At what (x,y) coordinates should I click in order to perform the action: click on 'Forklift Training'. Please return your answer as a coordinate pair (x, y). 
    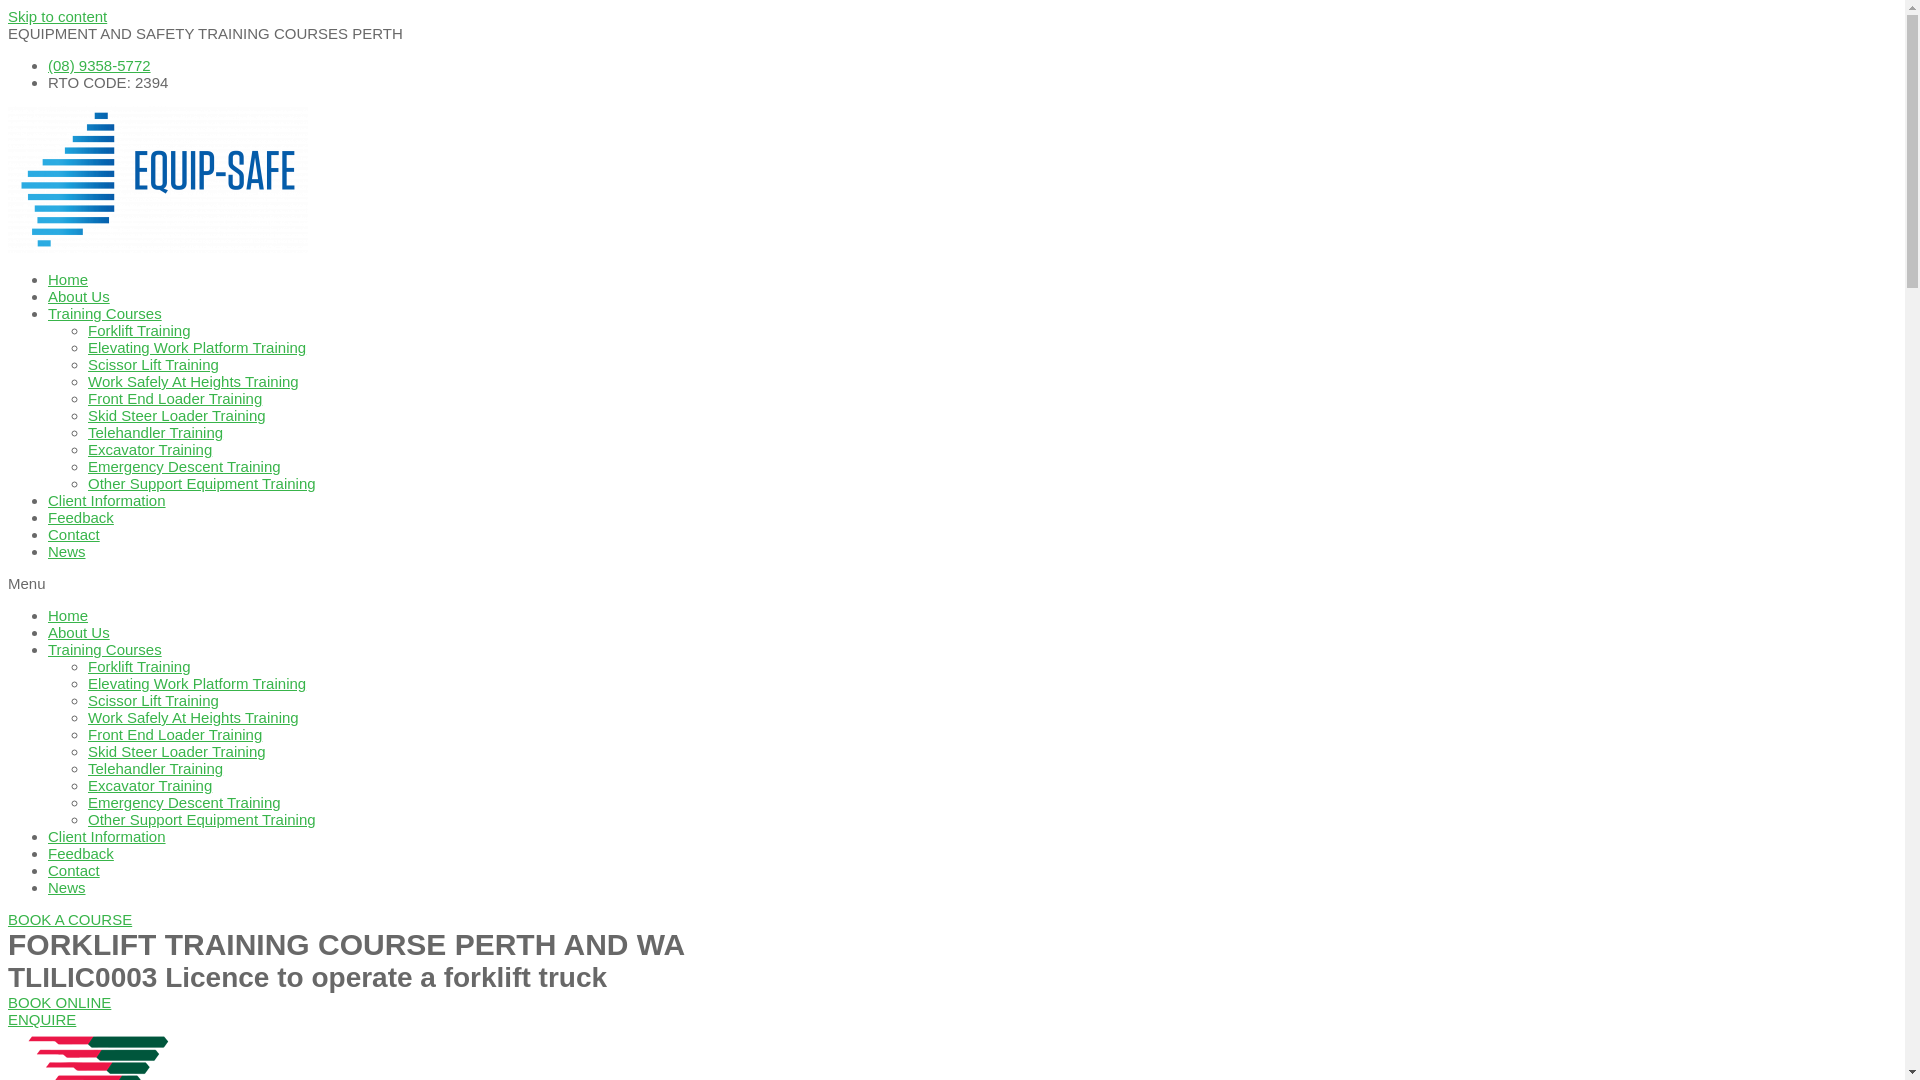
    Looking at the image, I should click on (138, 666).